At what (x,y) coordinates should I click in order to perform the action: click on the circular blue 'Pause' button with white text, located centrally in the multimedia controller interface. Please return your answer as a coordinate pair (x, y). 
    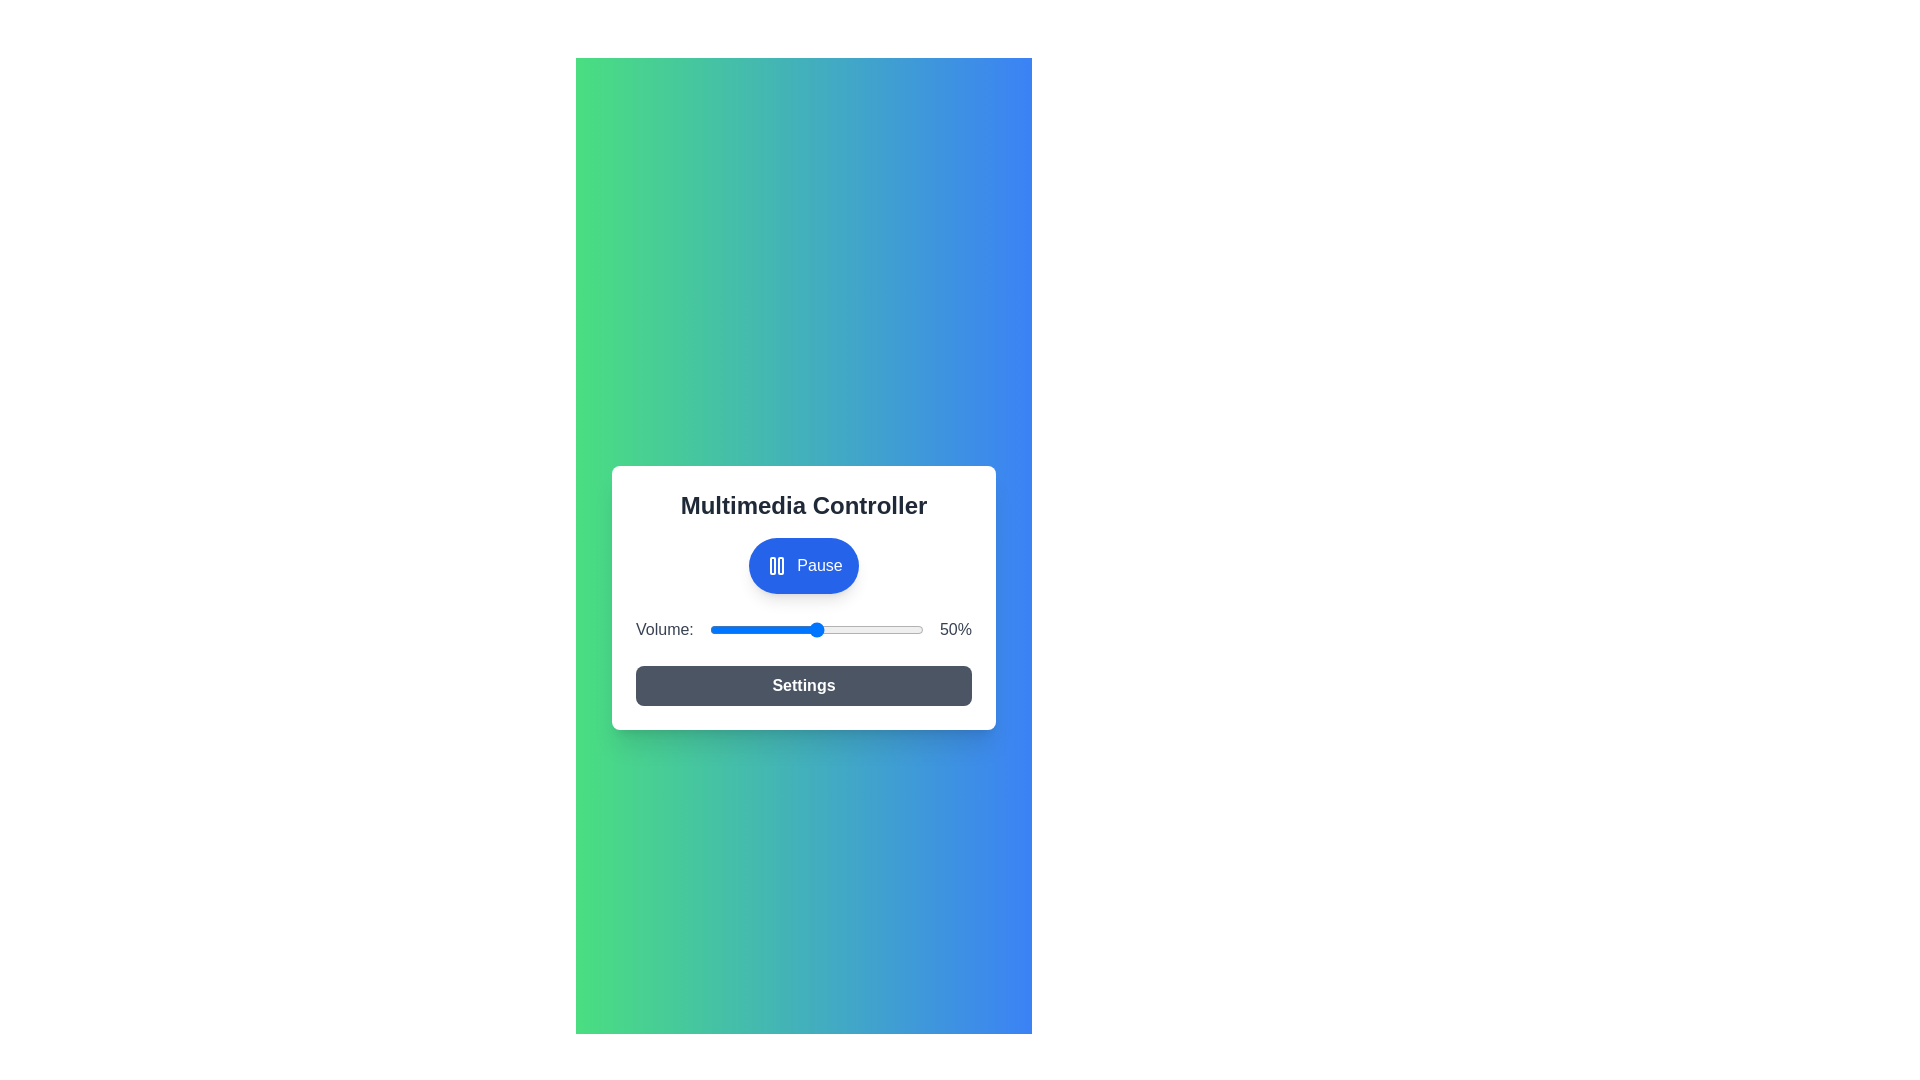
    Looking at the image, I should click on (804, 566).